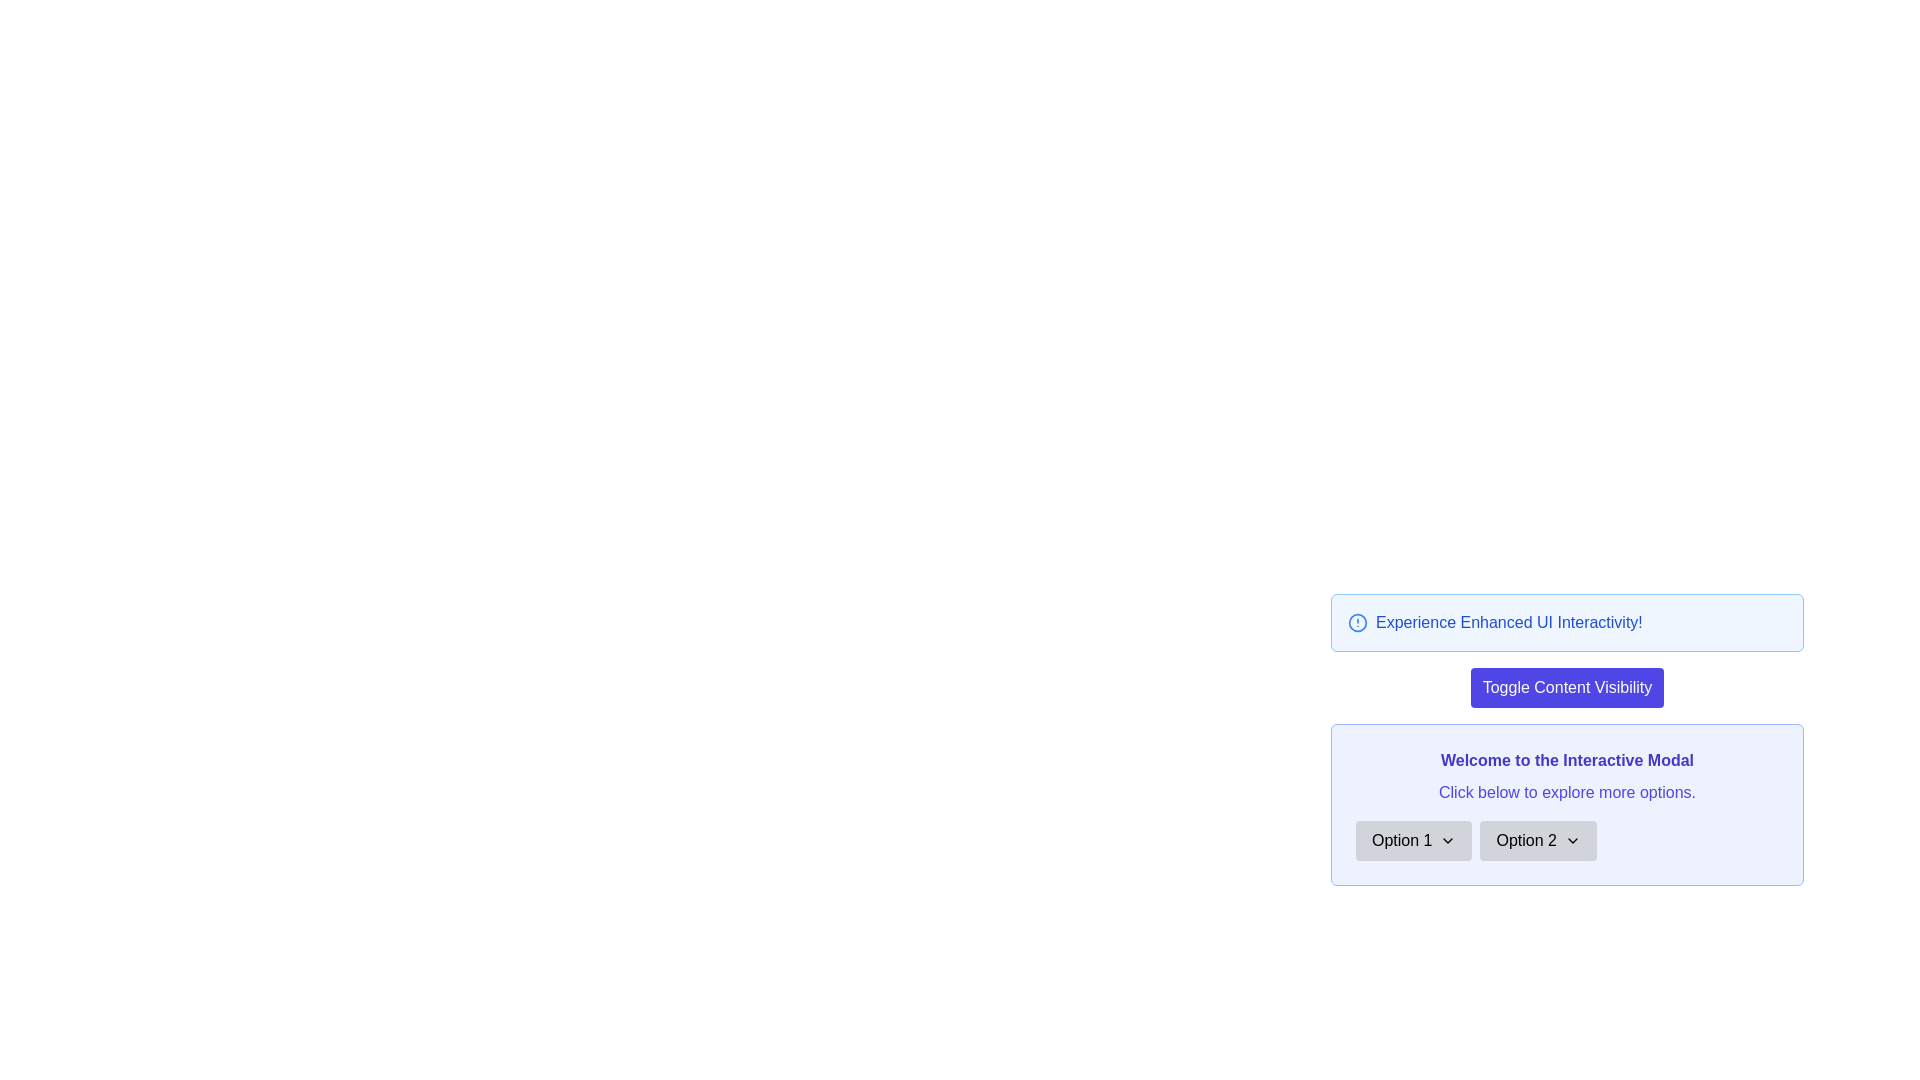 The image size is (1920, 1080). I want to click on the small circular icon with a blue border that contains a line segment and a small dot, which is located before the text 'Experience Enhanced UI Interactivity!' in the top-right section of the interface, so click(1358, 622).